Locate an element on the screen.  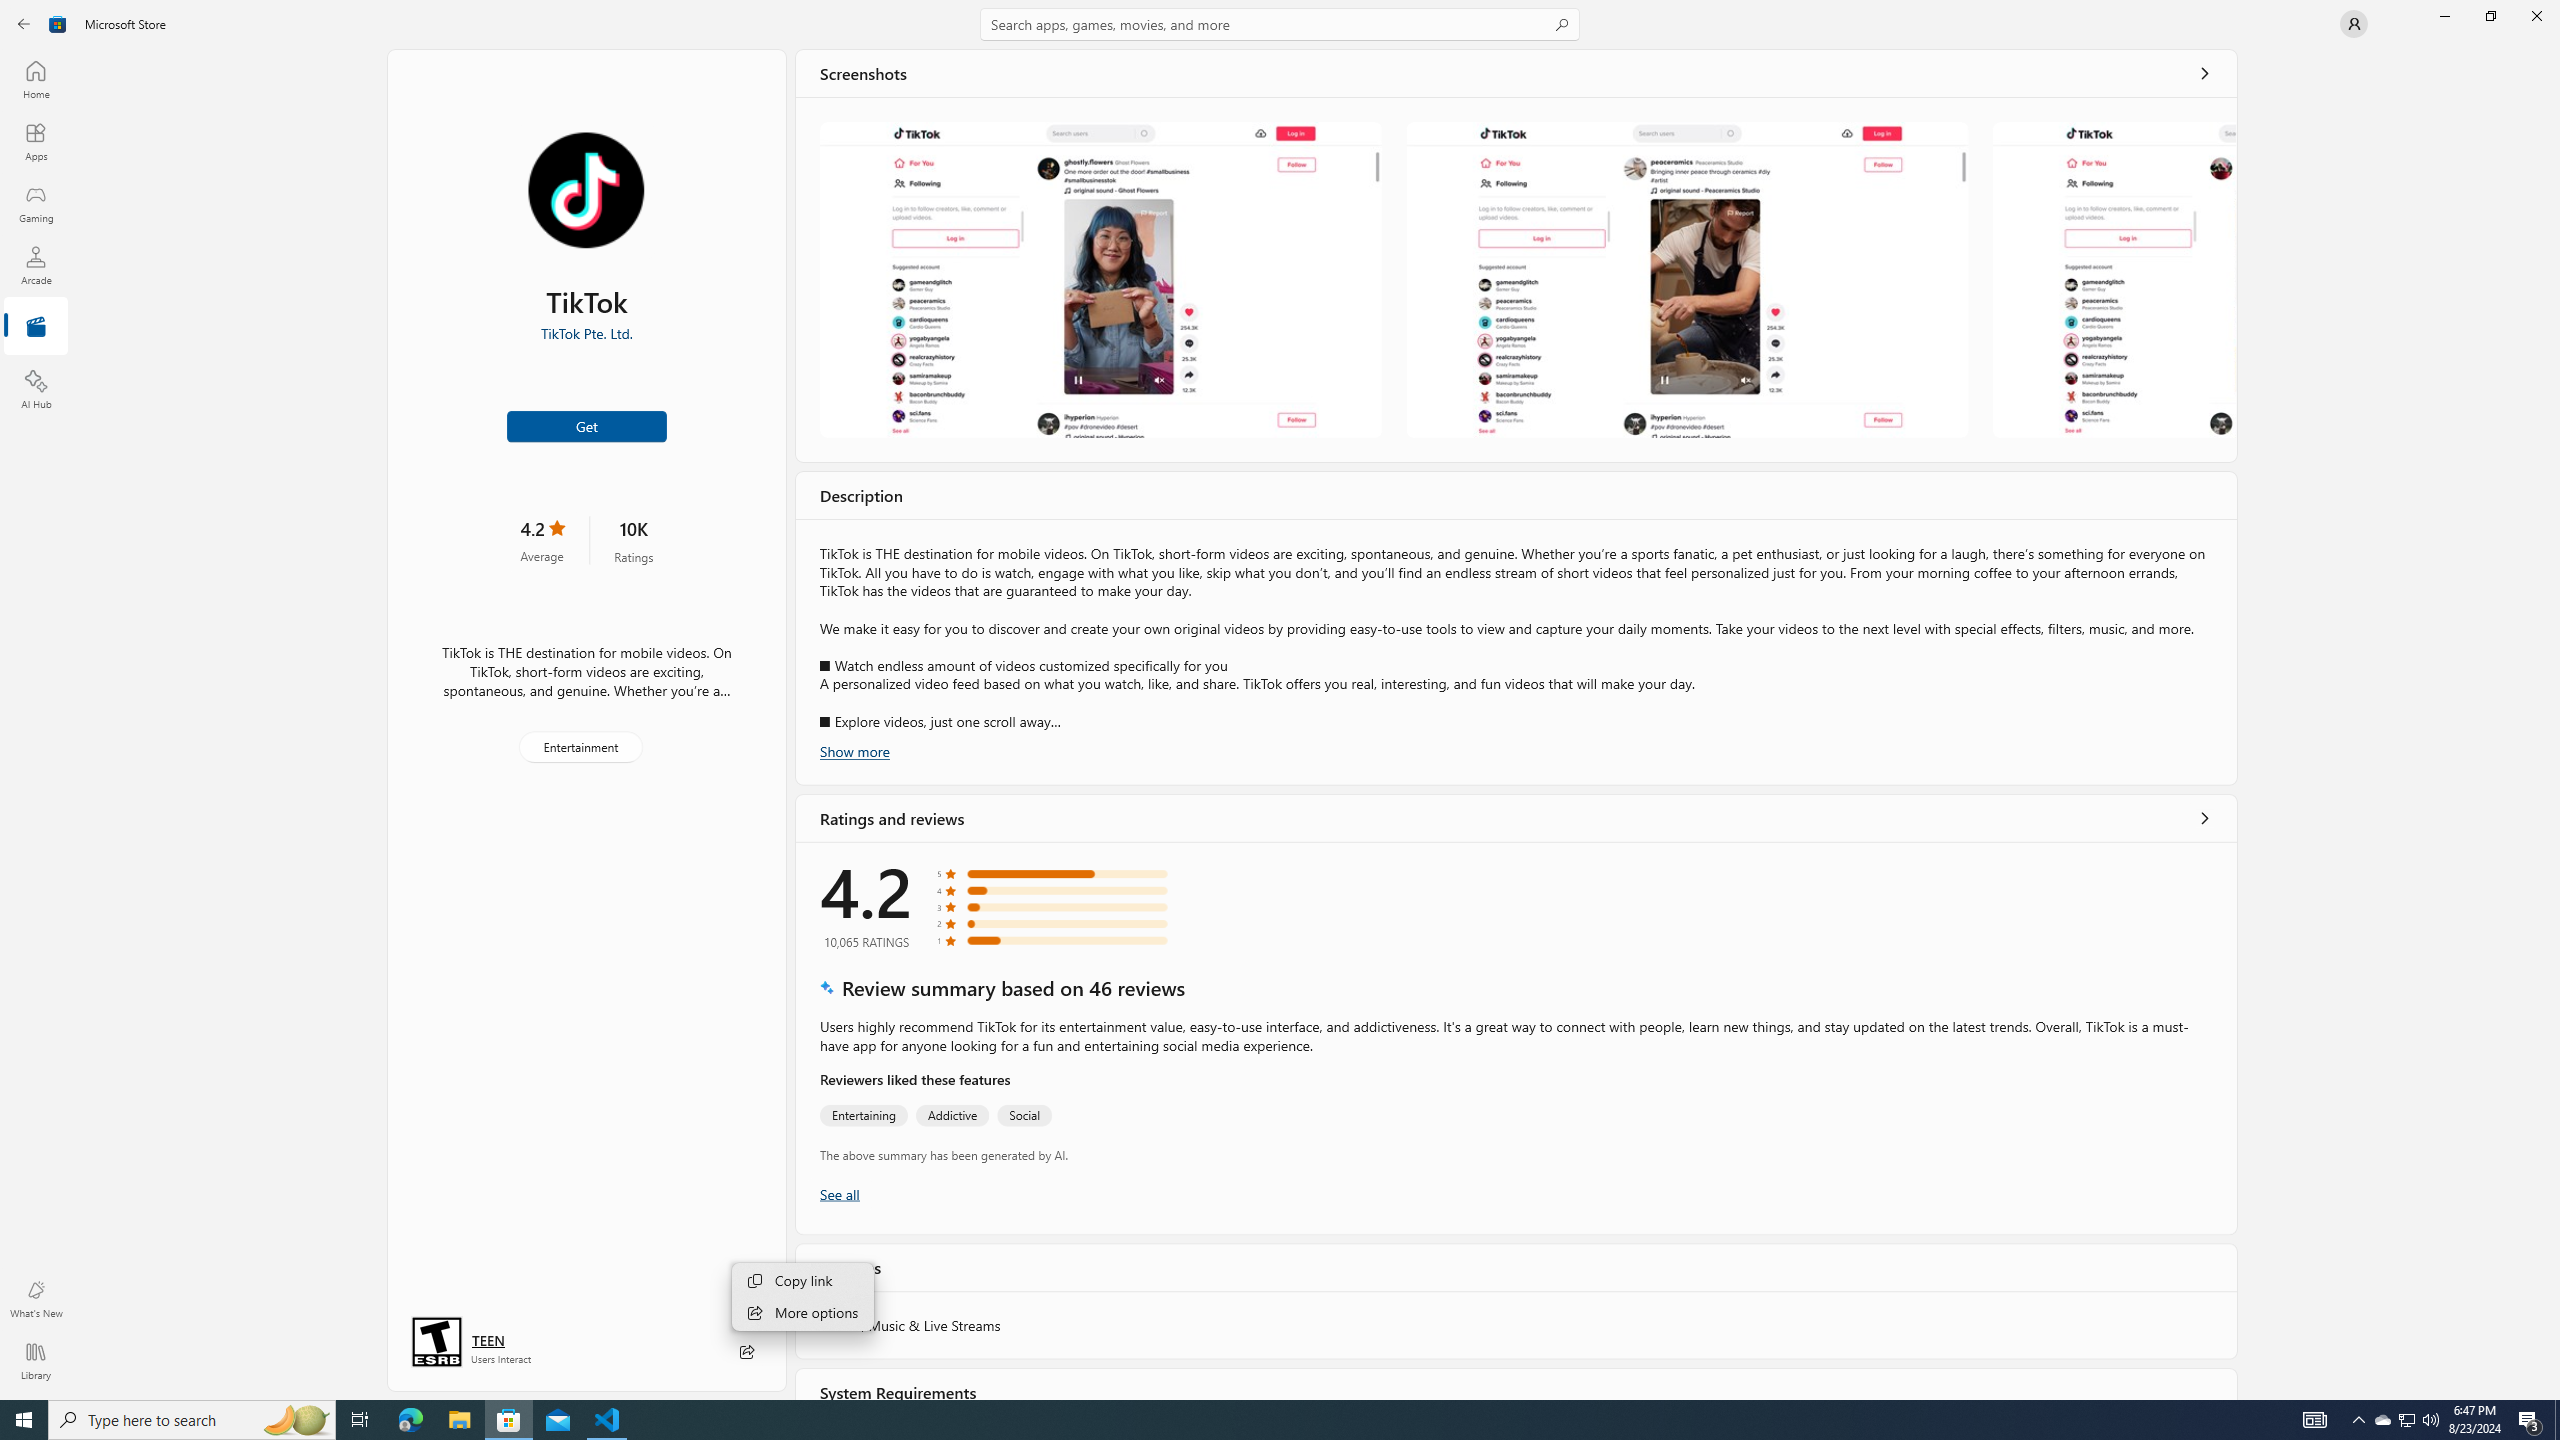
'Library' is located at coordinates (34, 1360).